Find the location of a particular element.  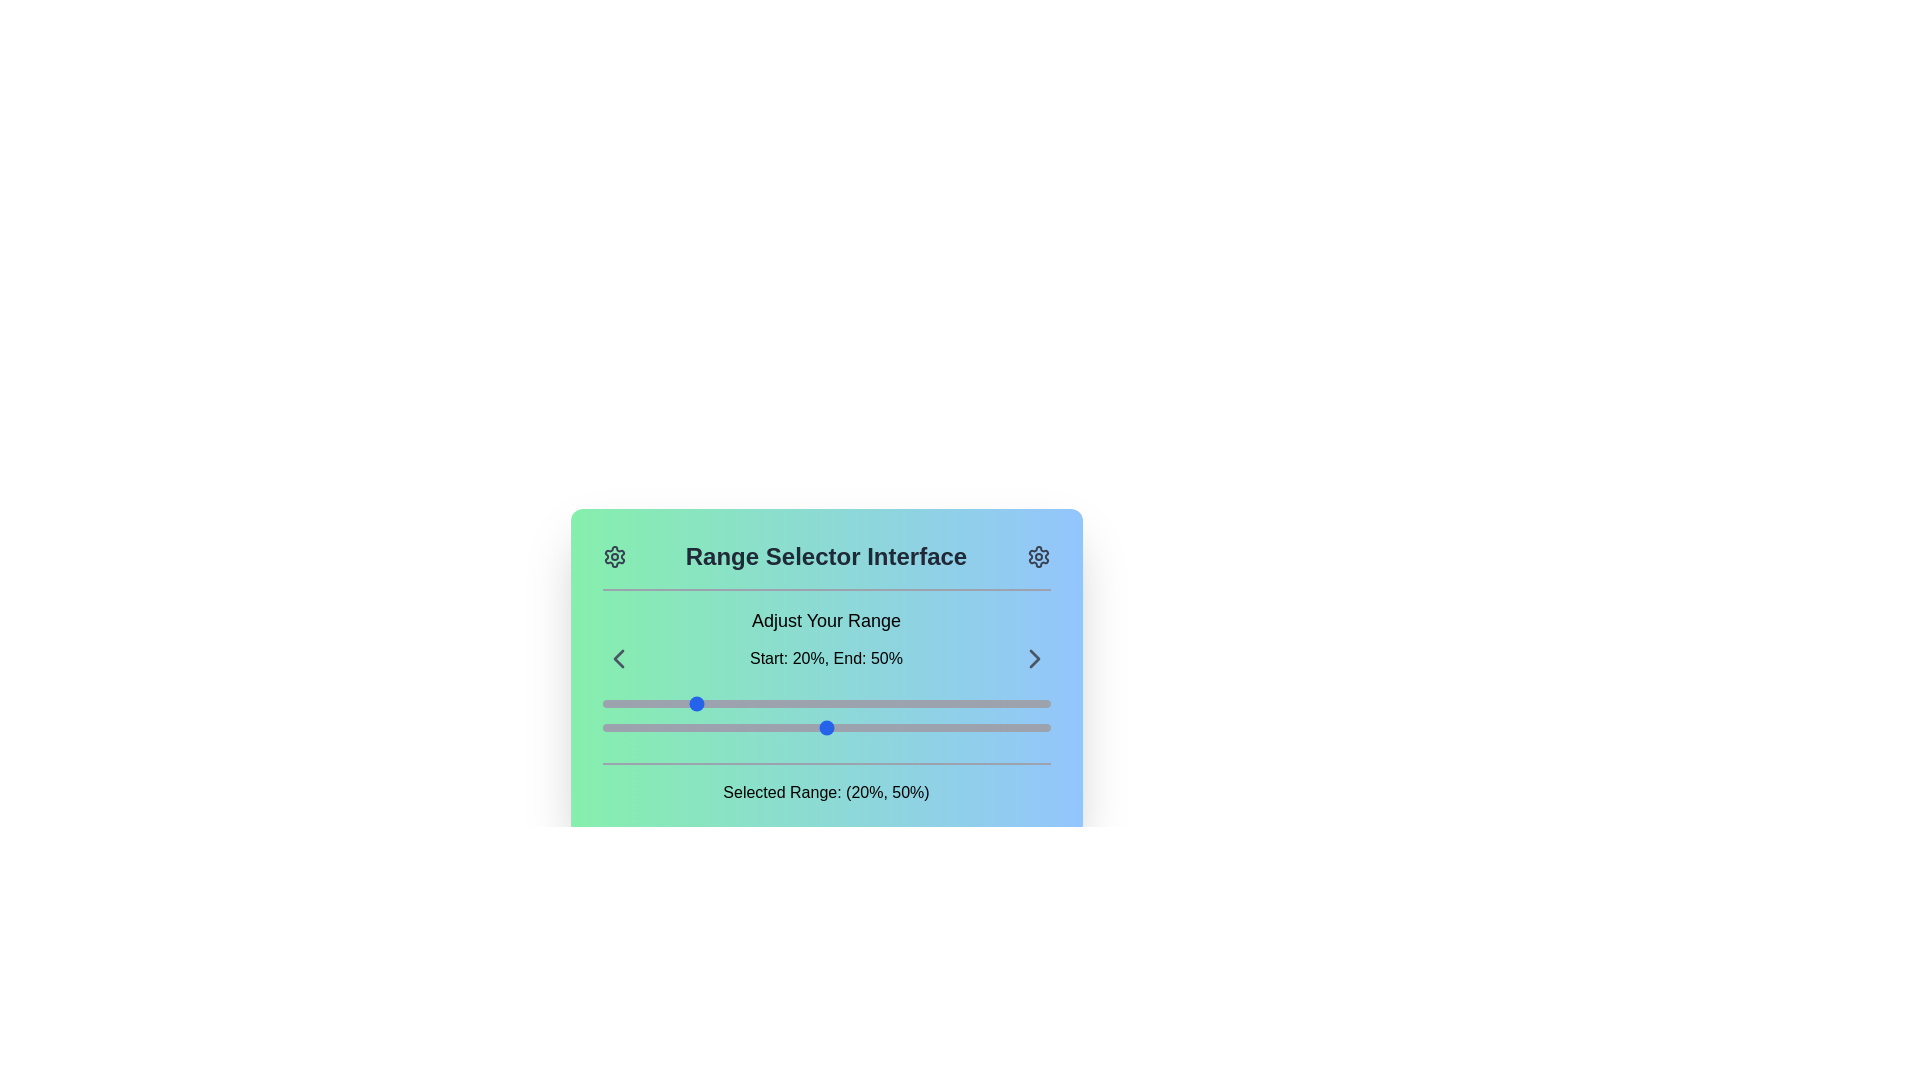

the slider value is located at coordinates (1036, 728).